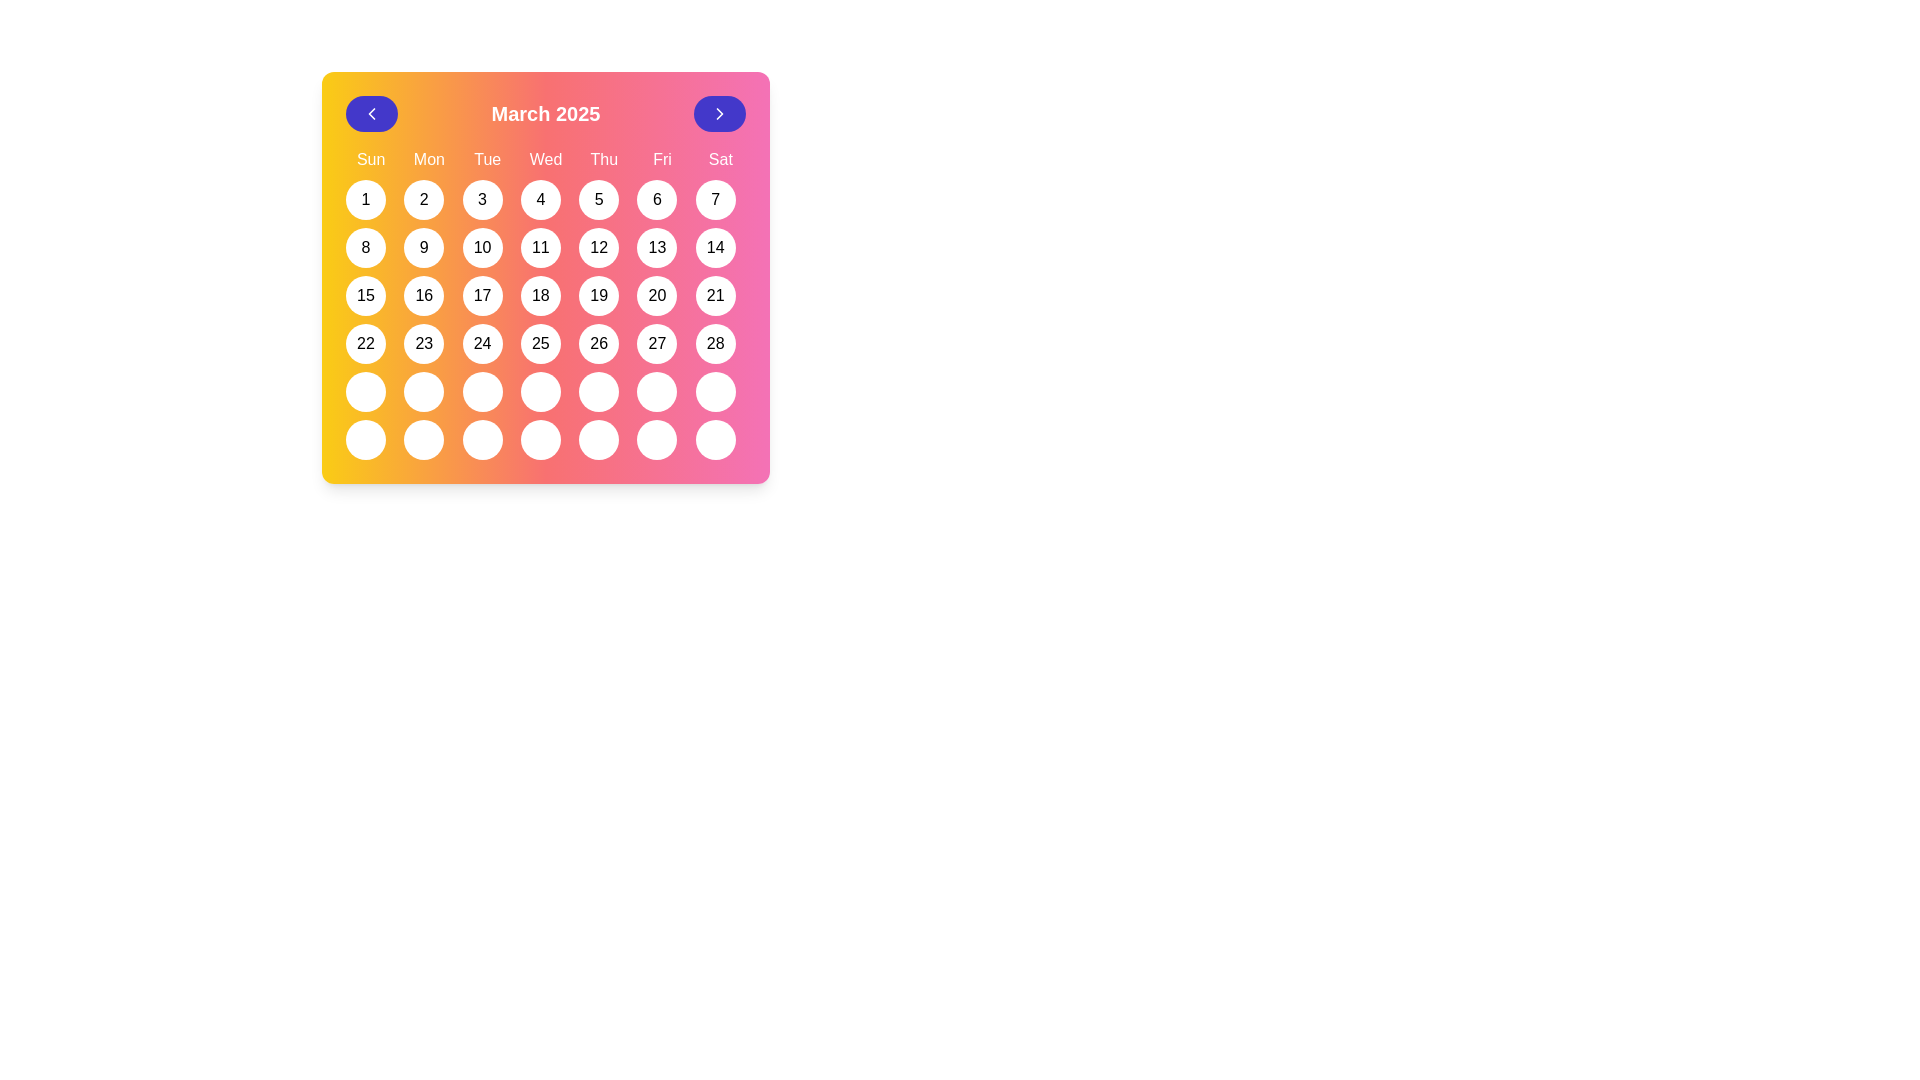  What do you see at coordinates (487, 158) in the screenshot?
I see `the text label displaying 'Tue', which is part of the calendar header row that lists the days of the week` at bounding box center [487, 158].